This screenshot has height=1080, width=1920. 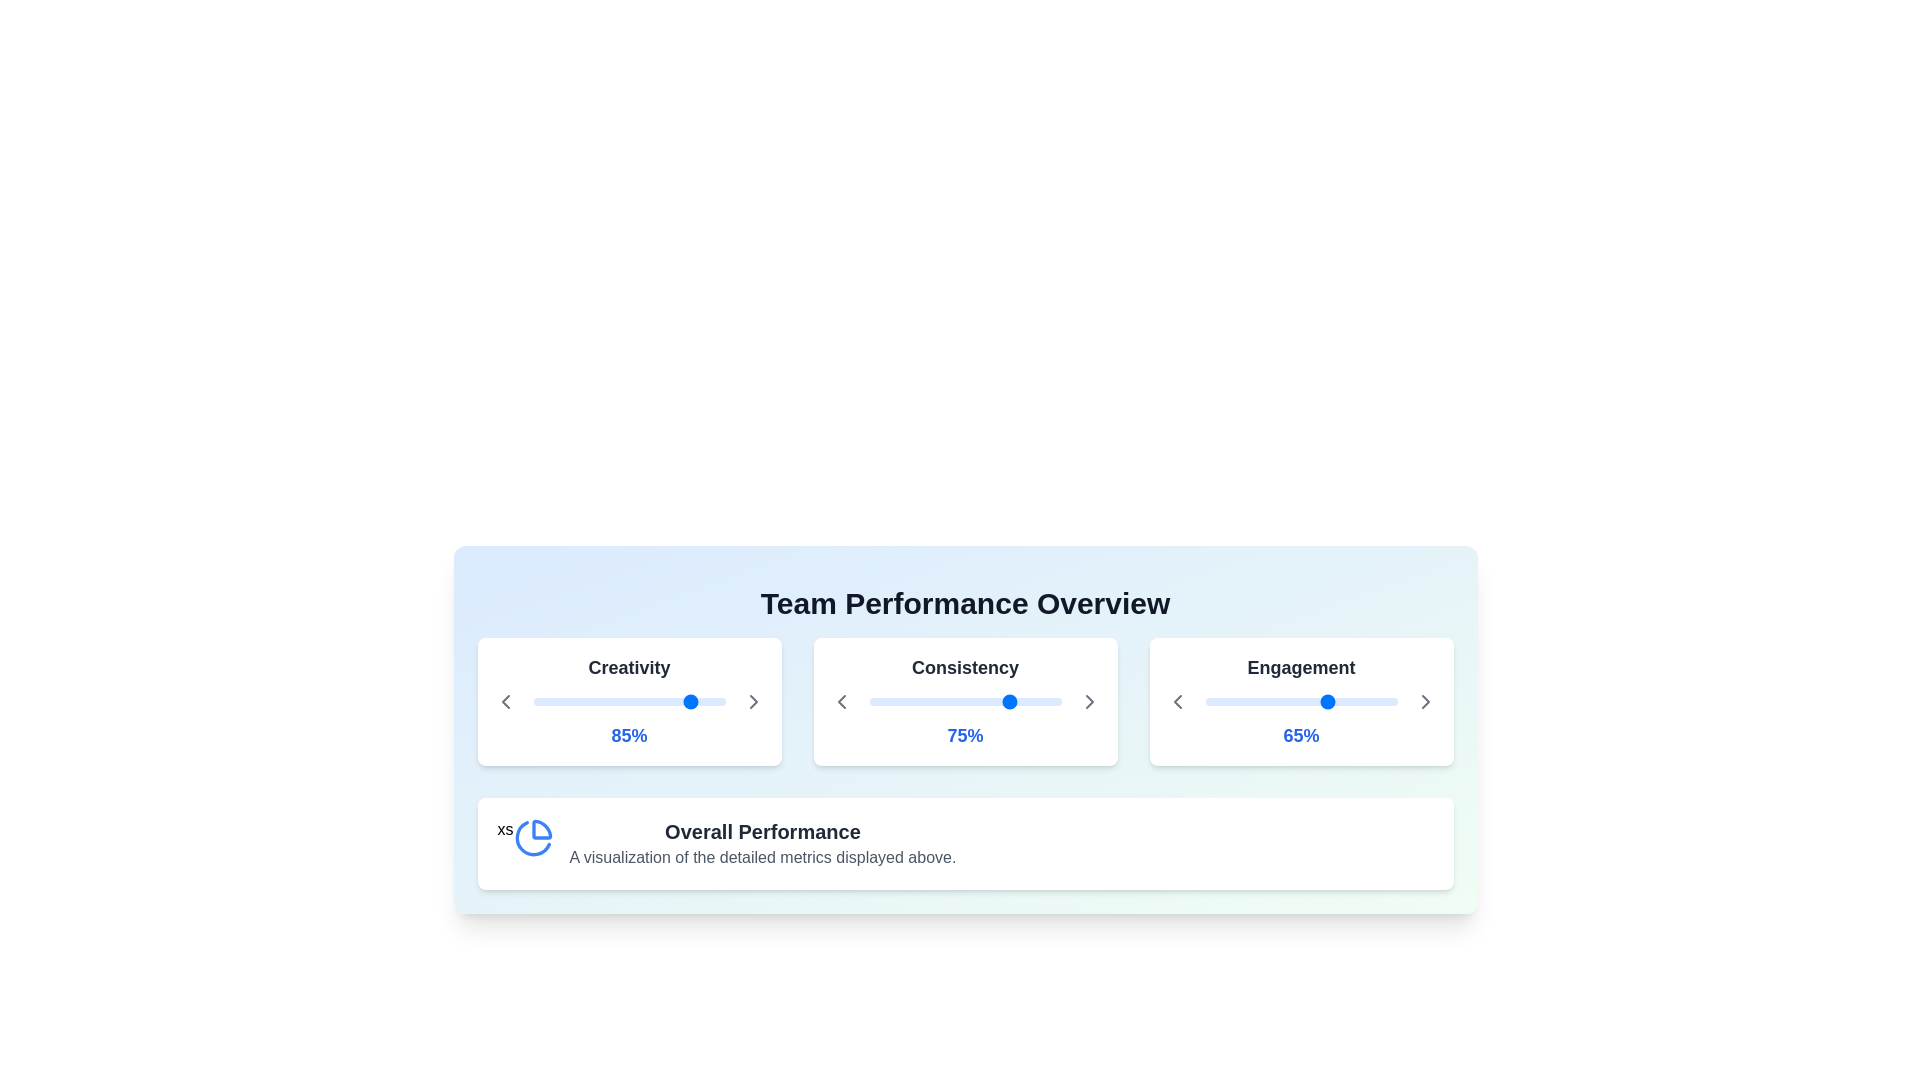 What do you see at coordinates (1359, 701) in the screenshot?
I see `the engagement value` at bounding box center [1359, 701].